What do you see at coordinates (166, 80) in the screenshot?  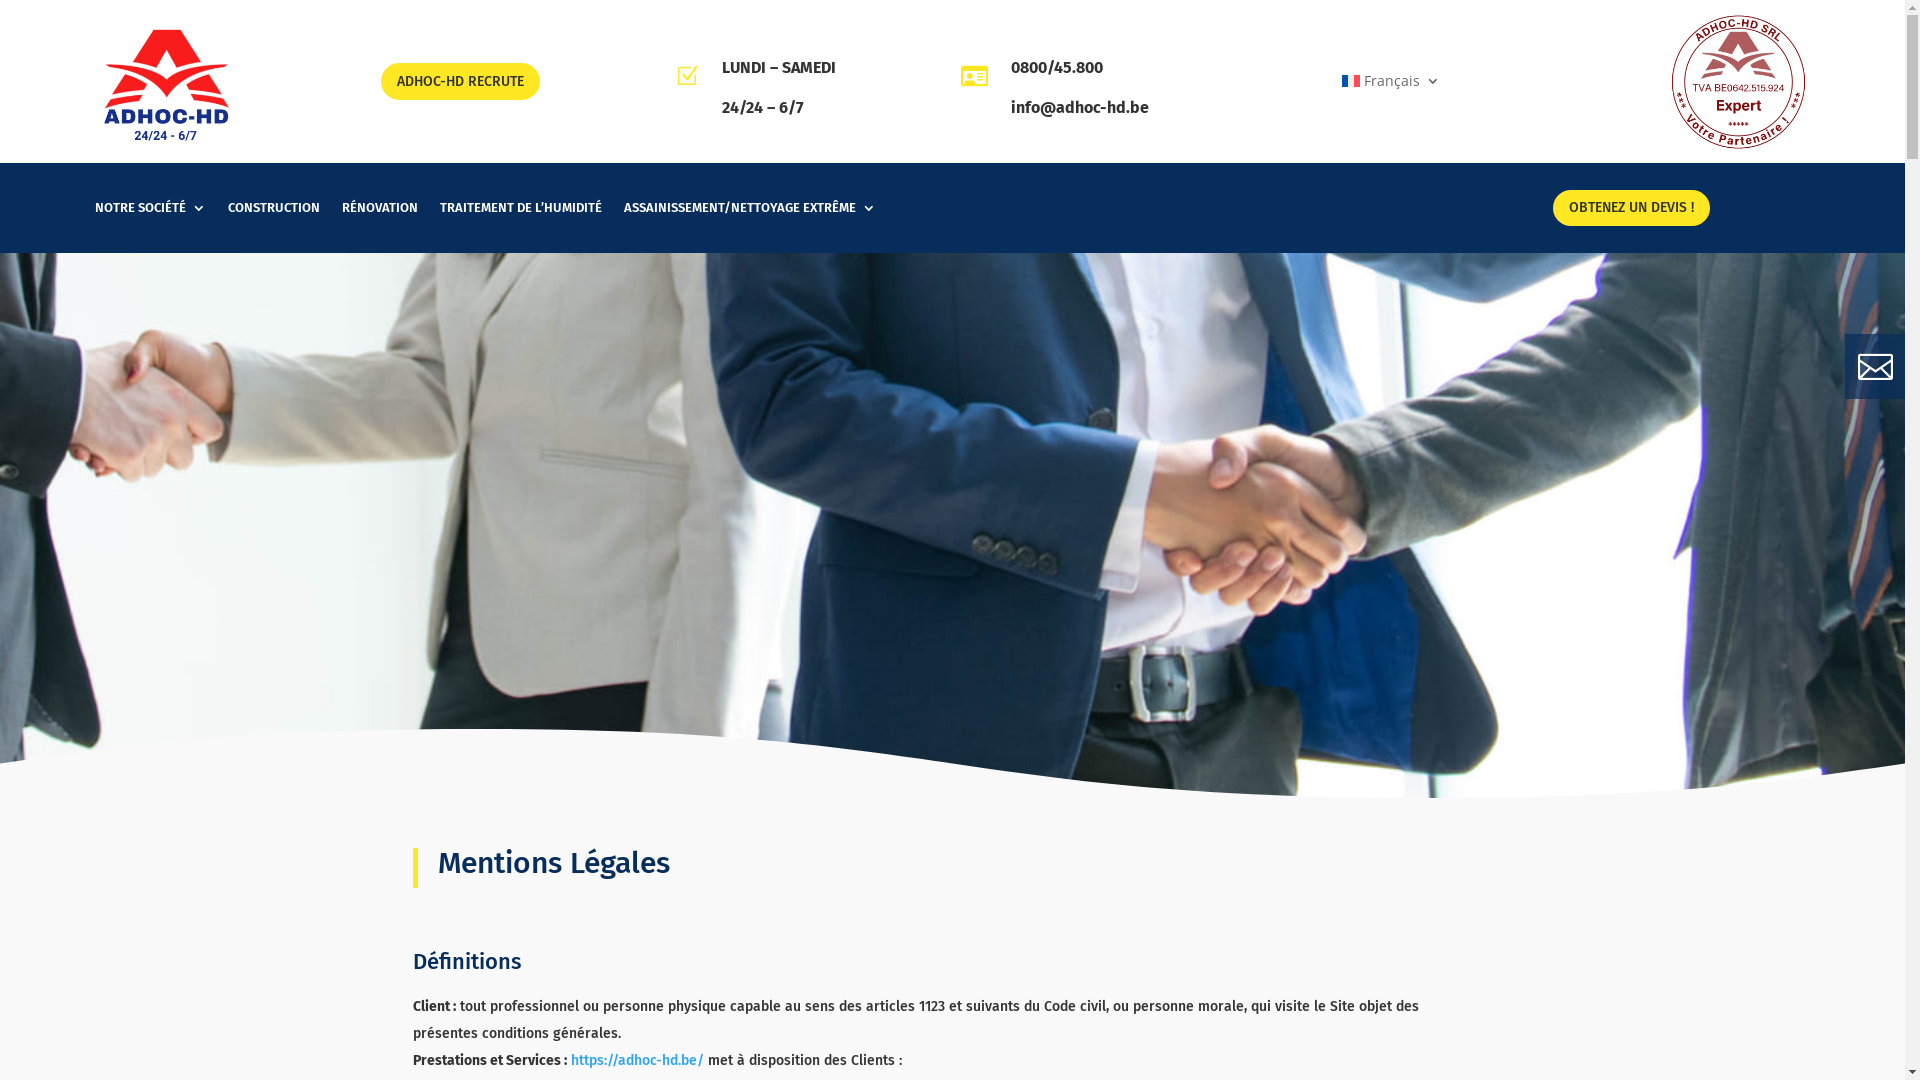 I see `'logo-adhoc-hd'` at bounding box center [166, 80].